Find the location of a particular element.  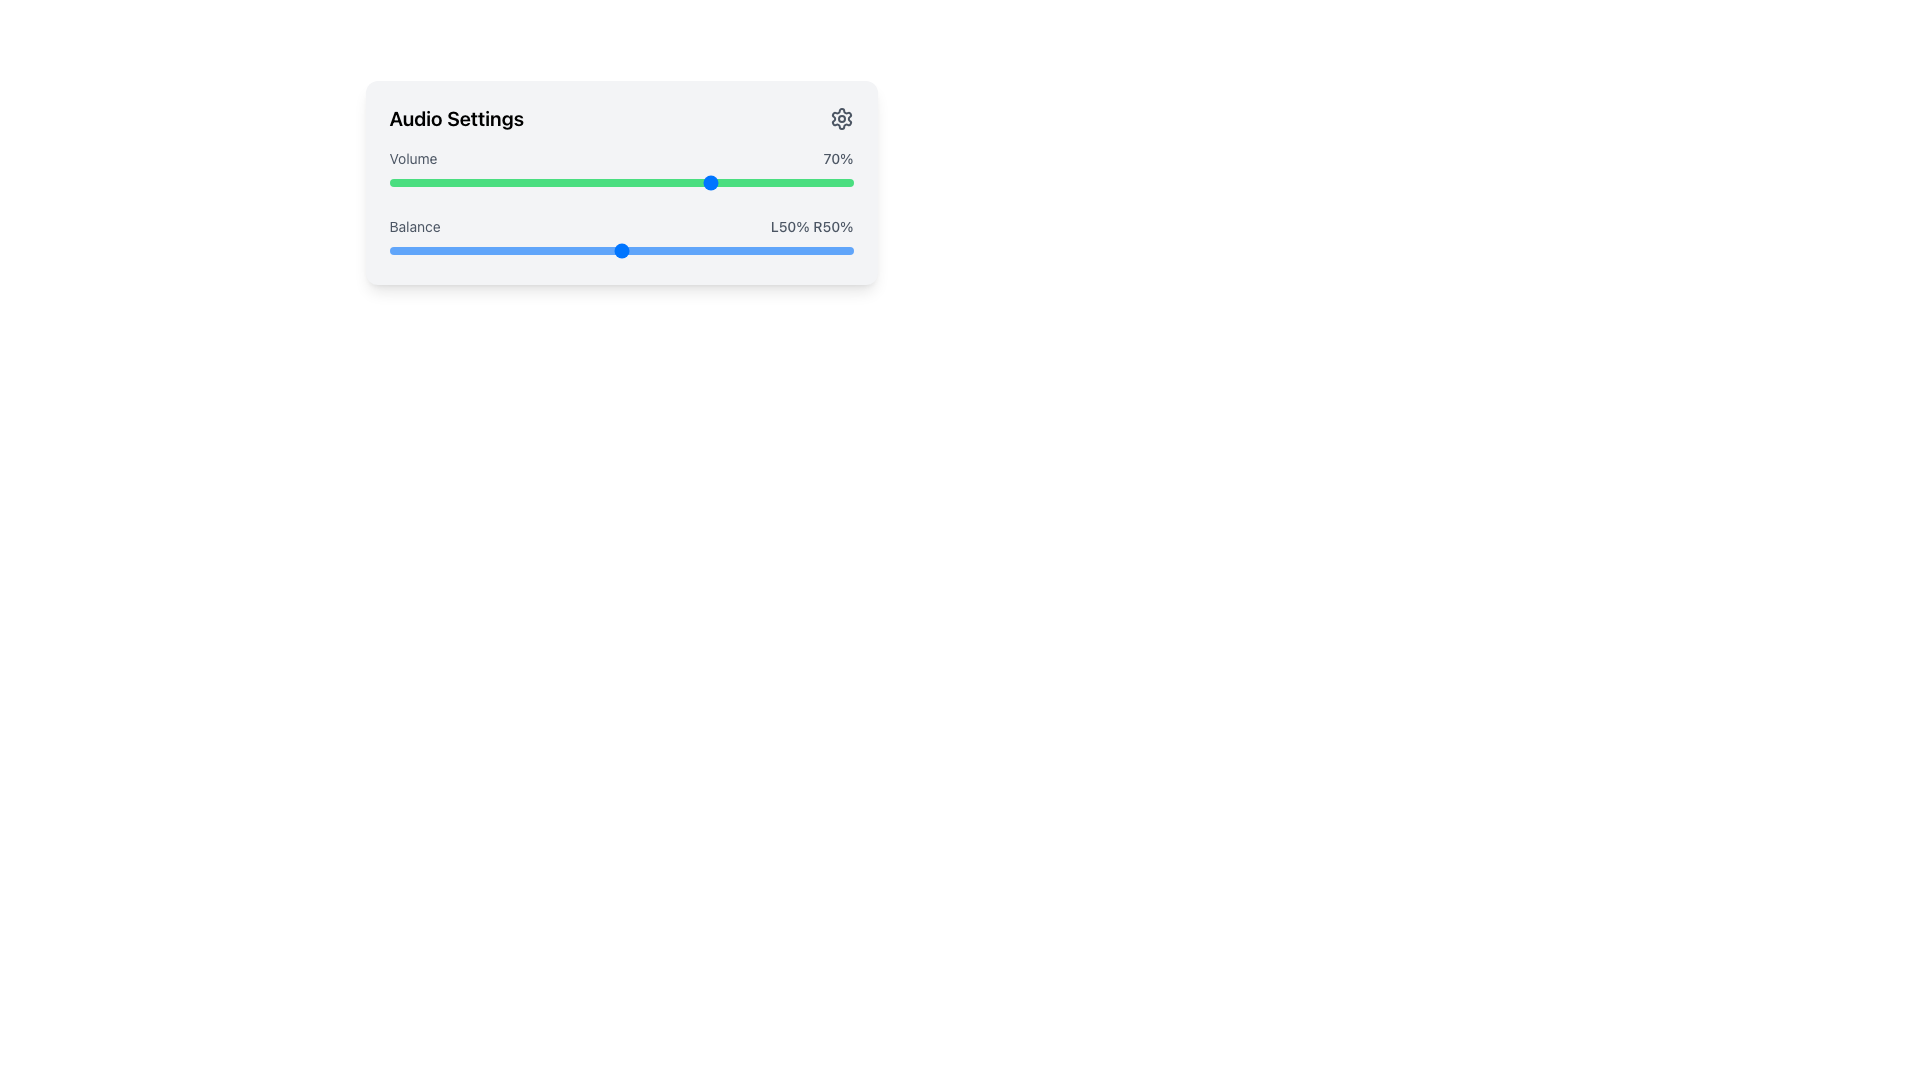

volume is located at coordinates (681, 182).